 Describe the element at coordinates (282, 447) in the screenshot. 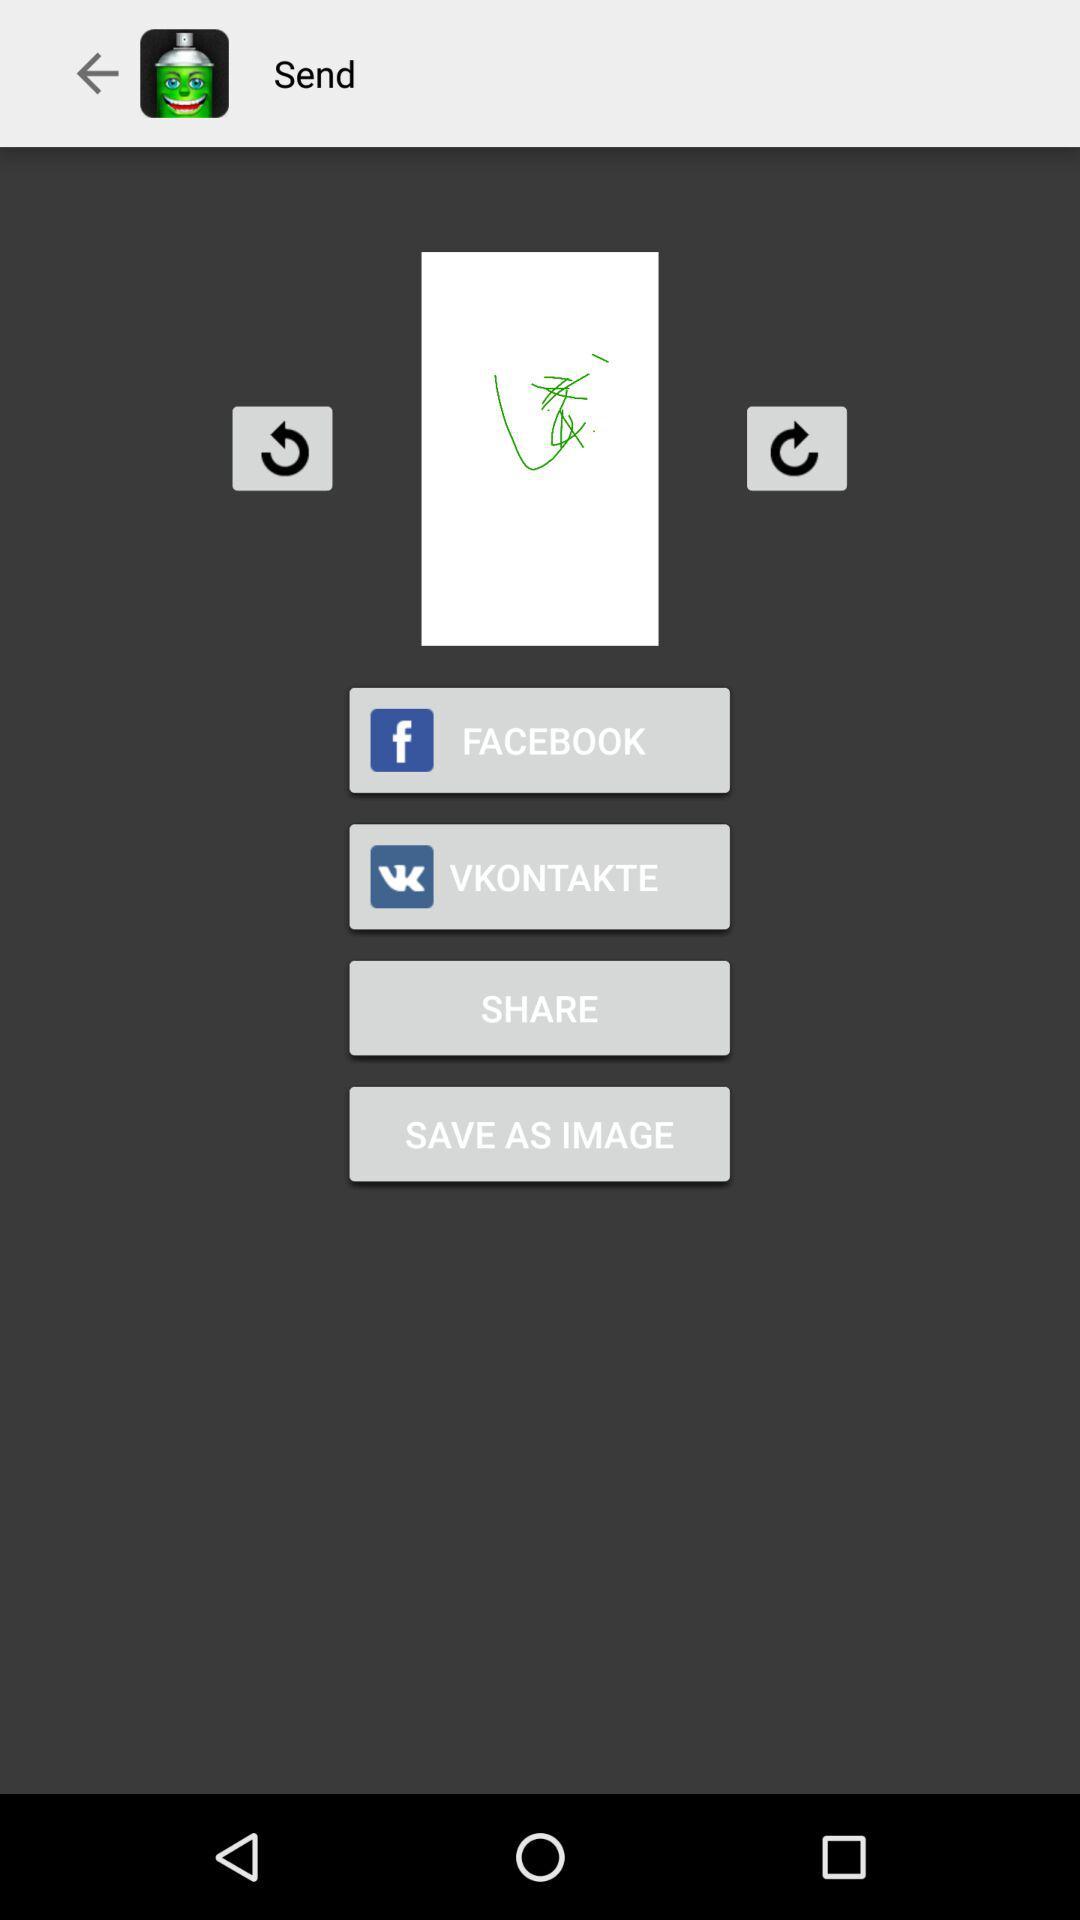

I see `the item above the facebook item` at that location.